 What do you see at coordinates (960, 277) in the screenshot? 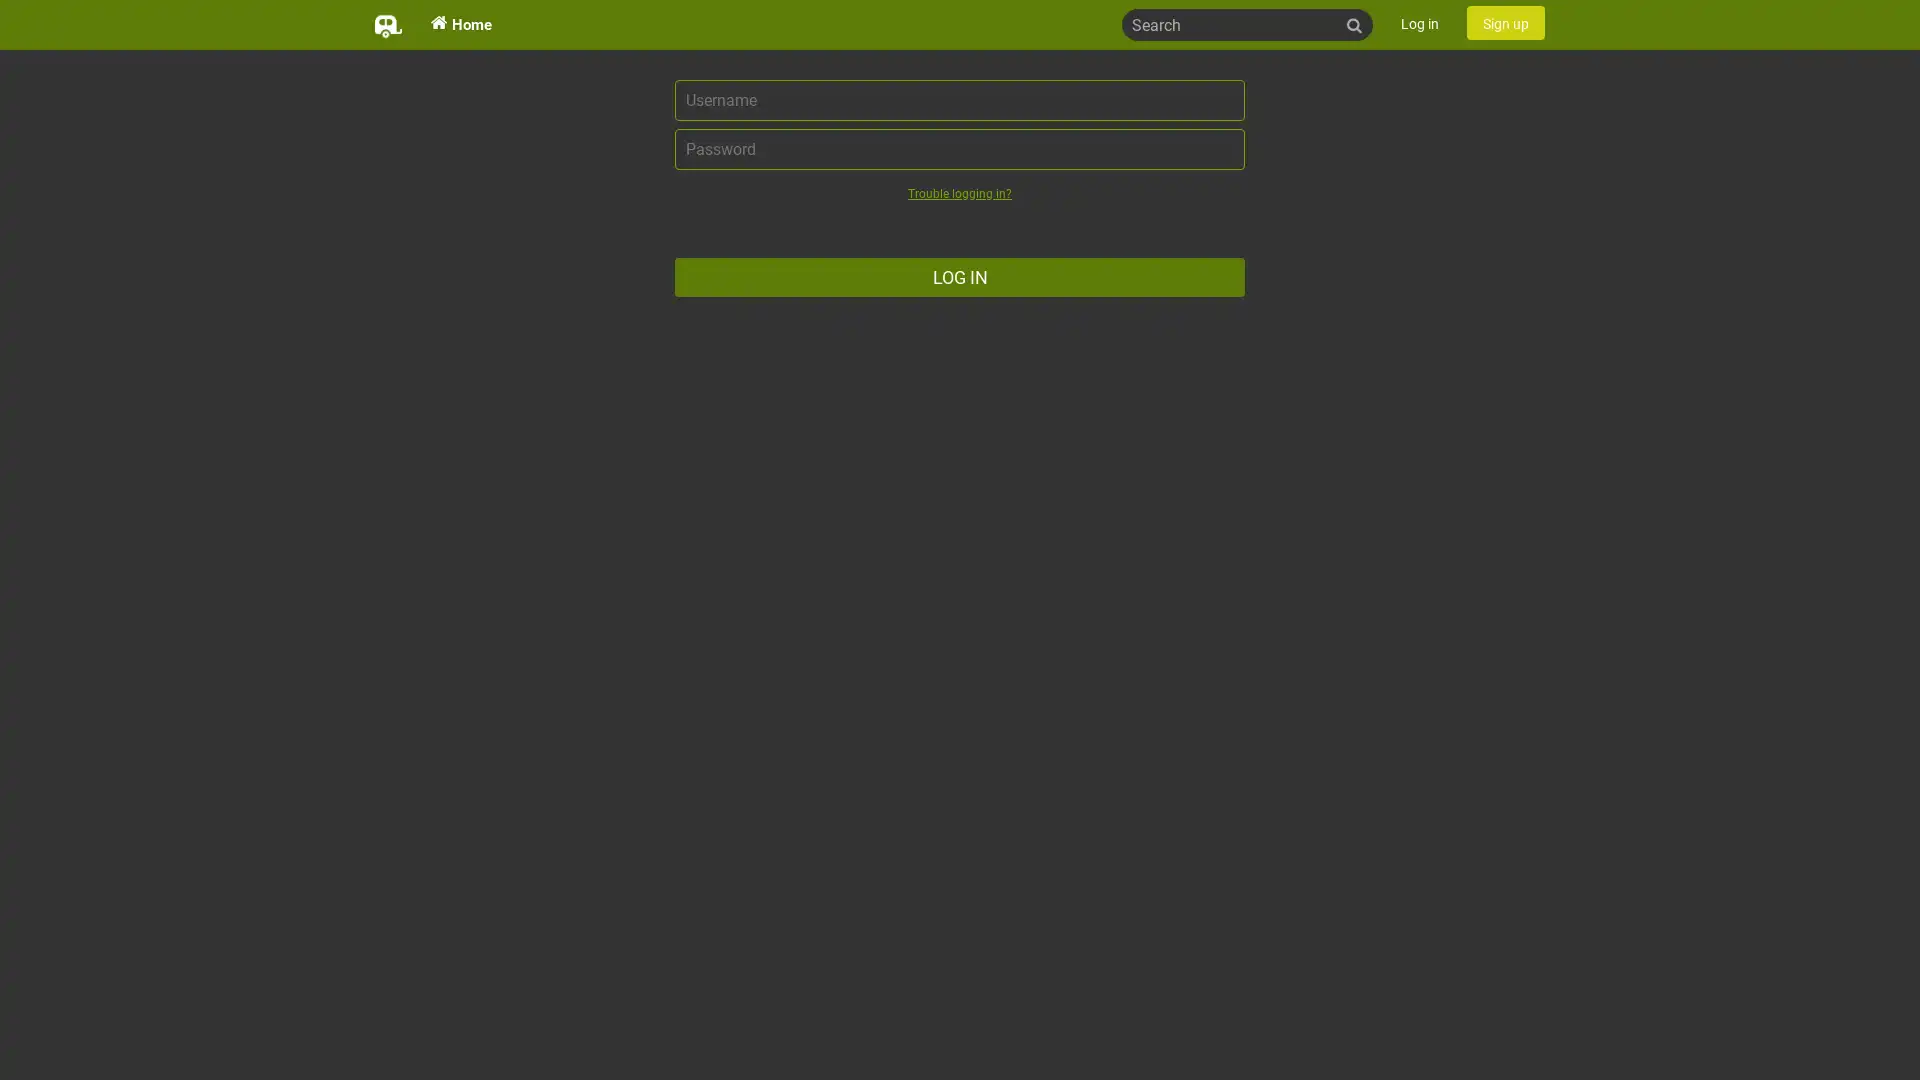
I see `LOG IN` at bounding box center [960, 277].